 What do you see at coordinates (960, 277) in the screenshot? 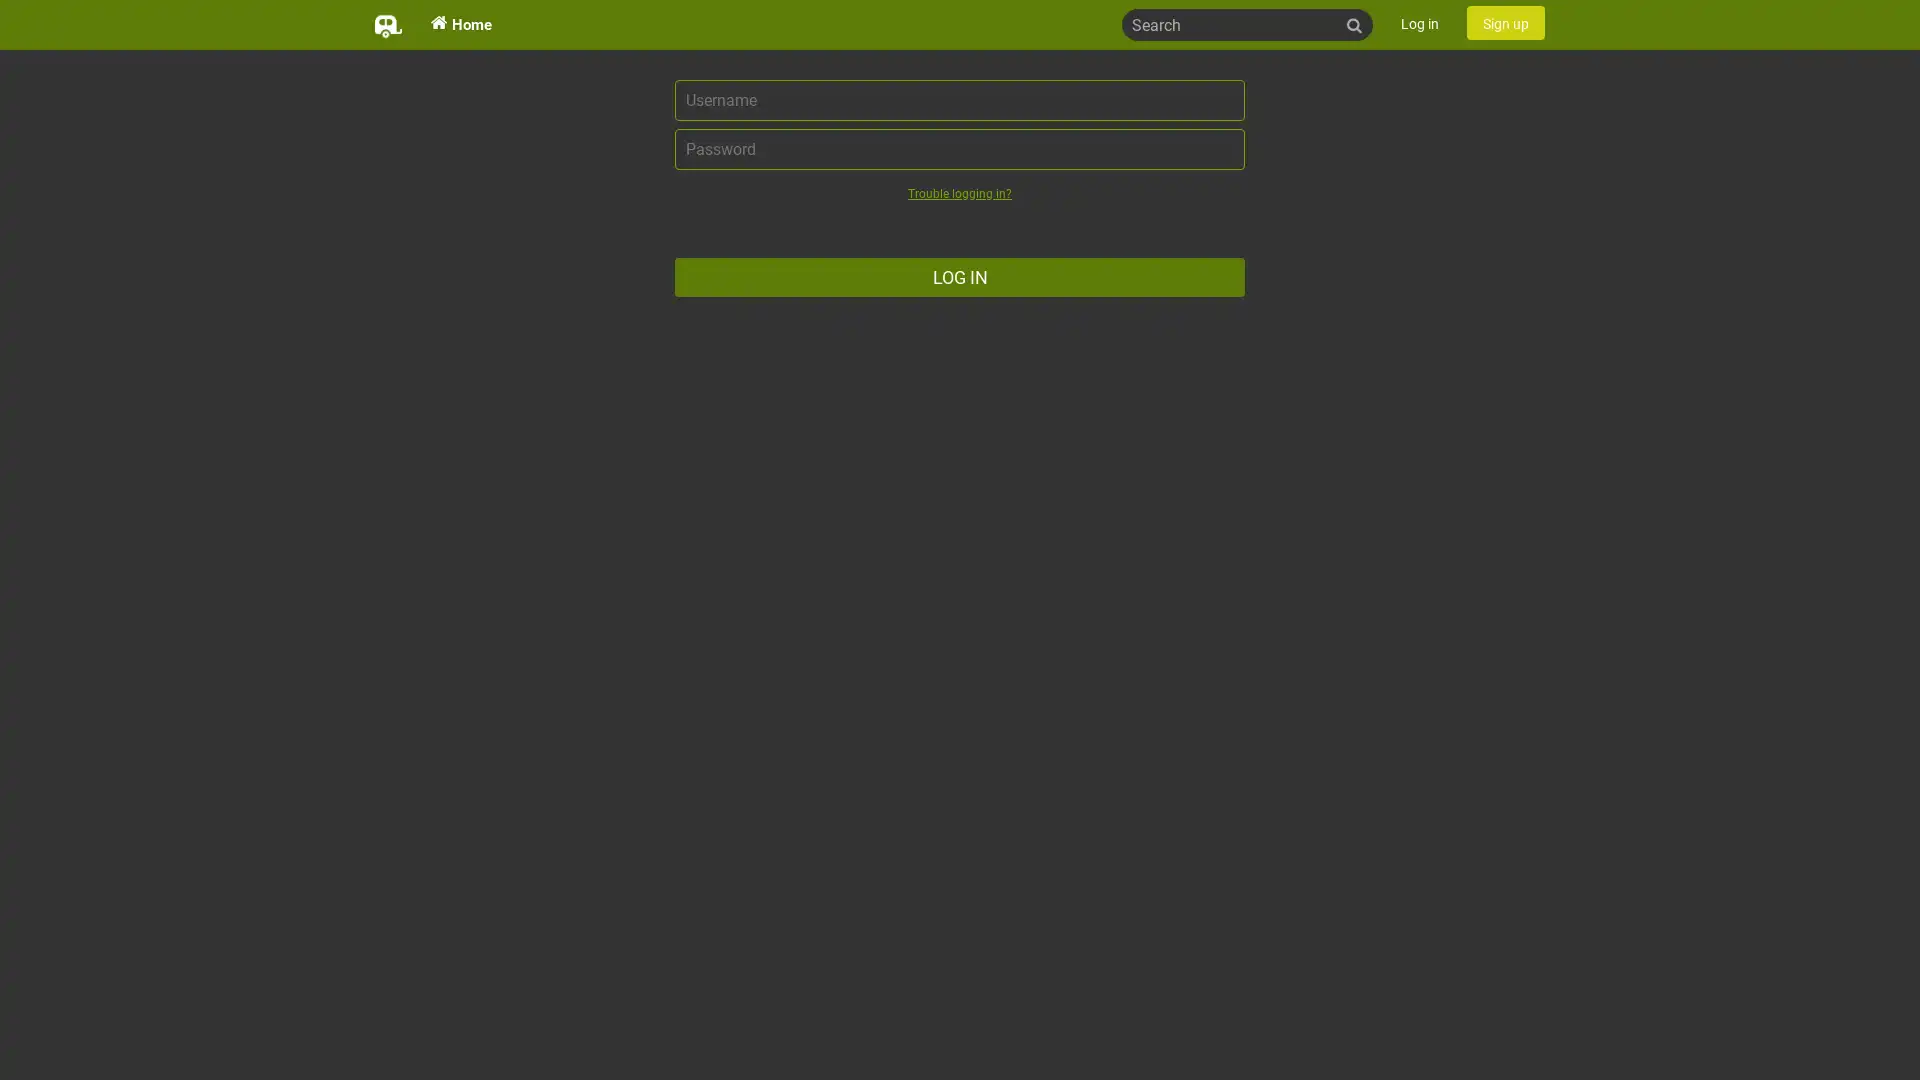
I see `LOG IN` at bounding box center [960, 277].